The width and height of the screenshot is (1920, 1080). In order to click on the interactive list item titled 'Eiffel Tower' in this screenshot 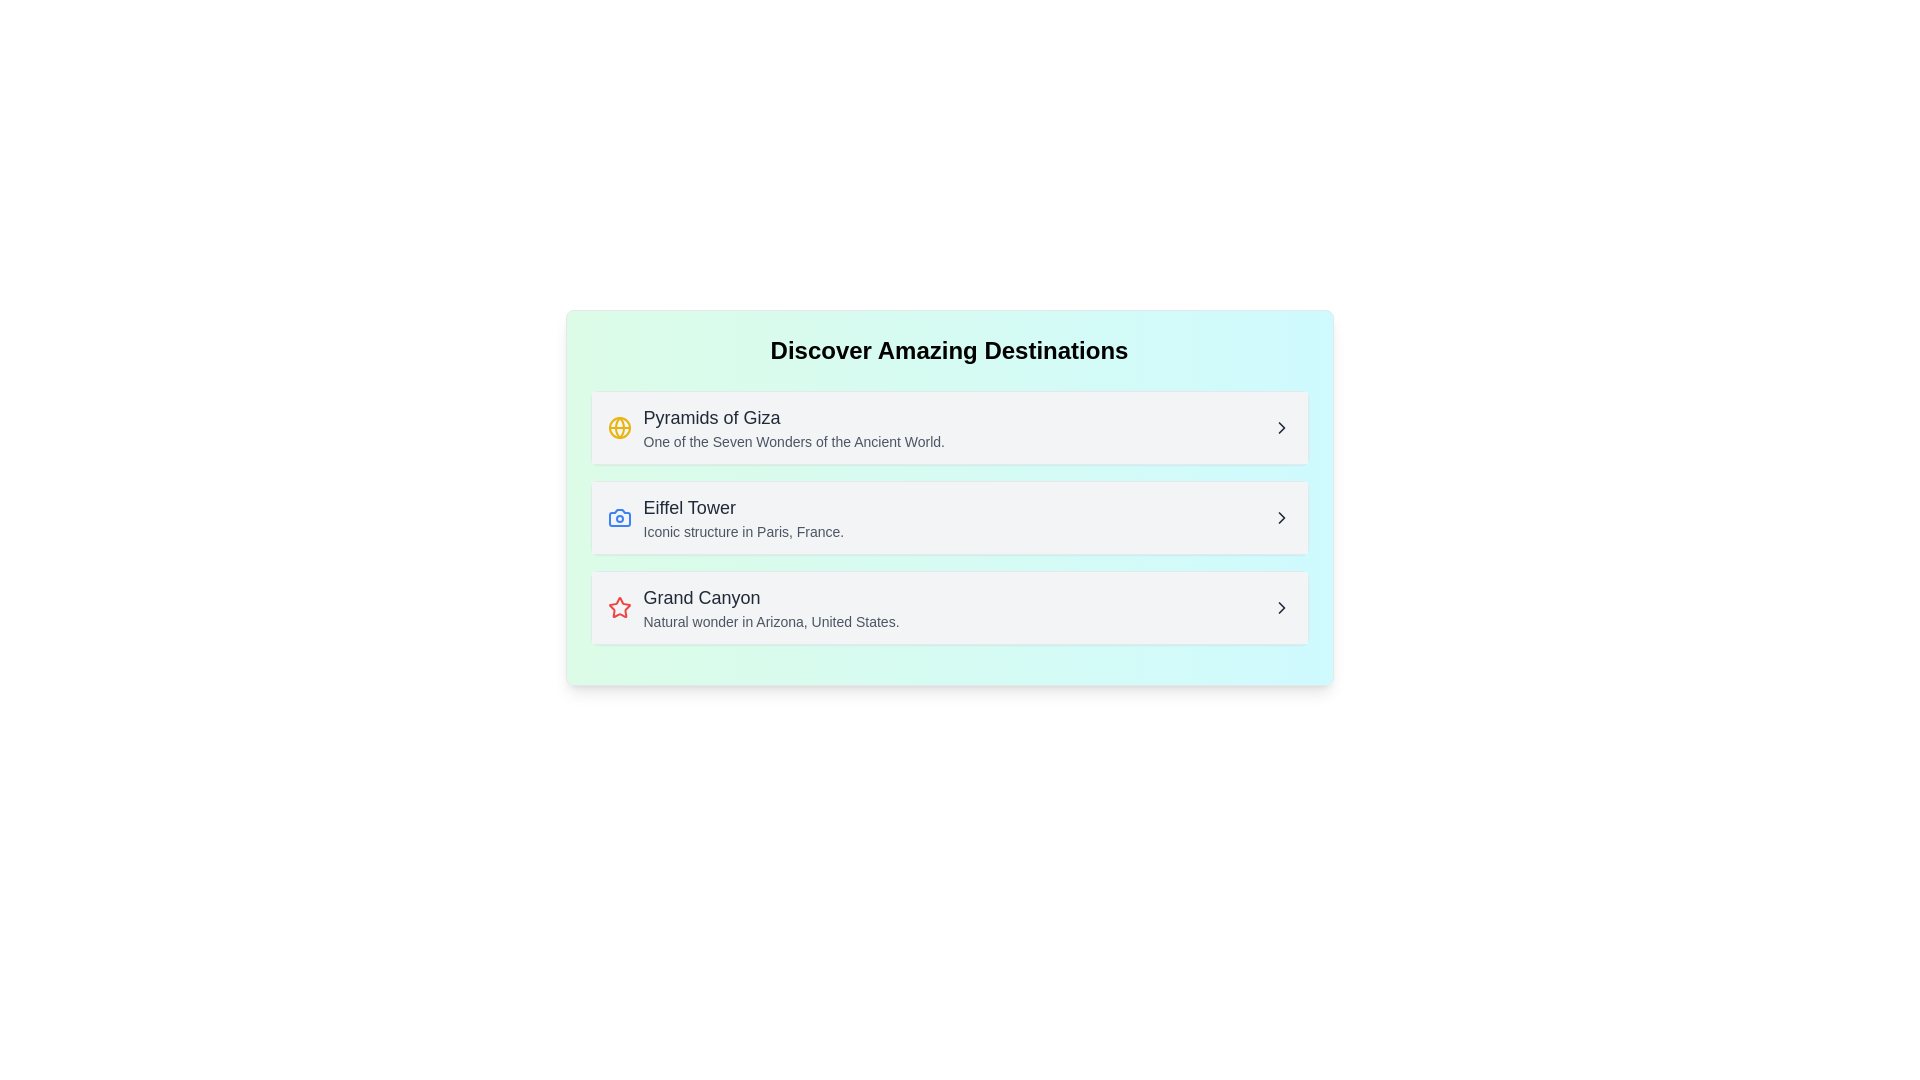, I will do `click(948, 496)`.